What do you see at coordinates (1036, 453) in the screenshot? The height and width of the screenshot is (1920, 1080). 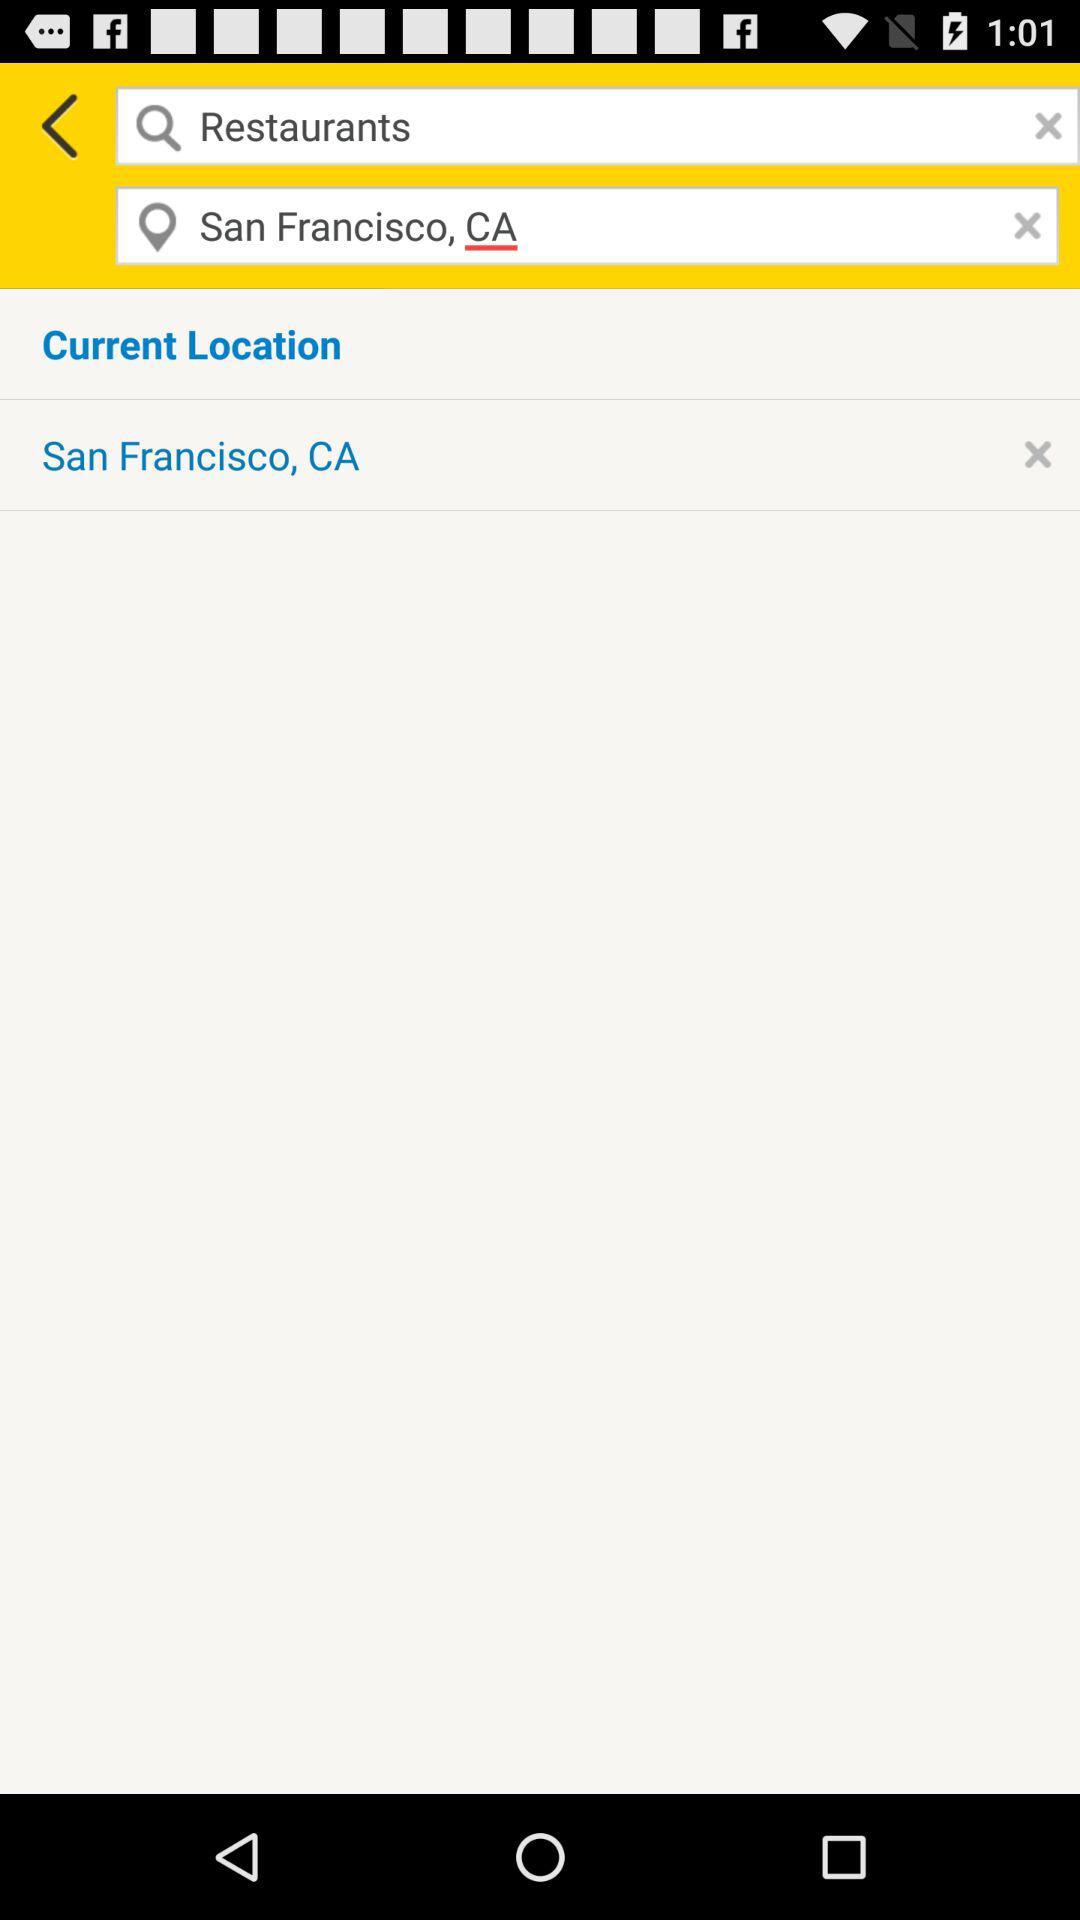 I see `remove option` at bounding box center [1036, 453].